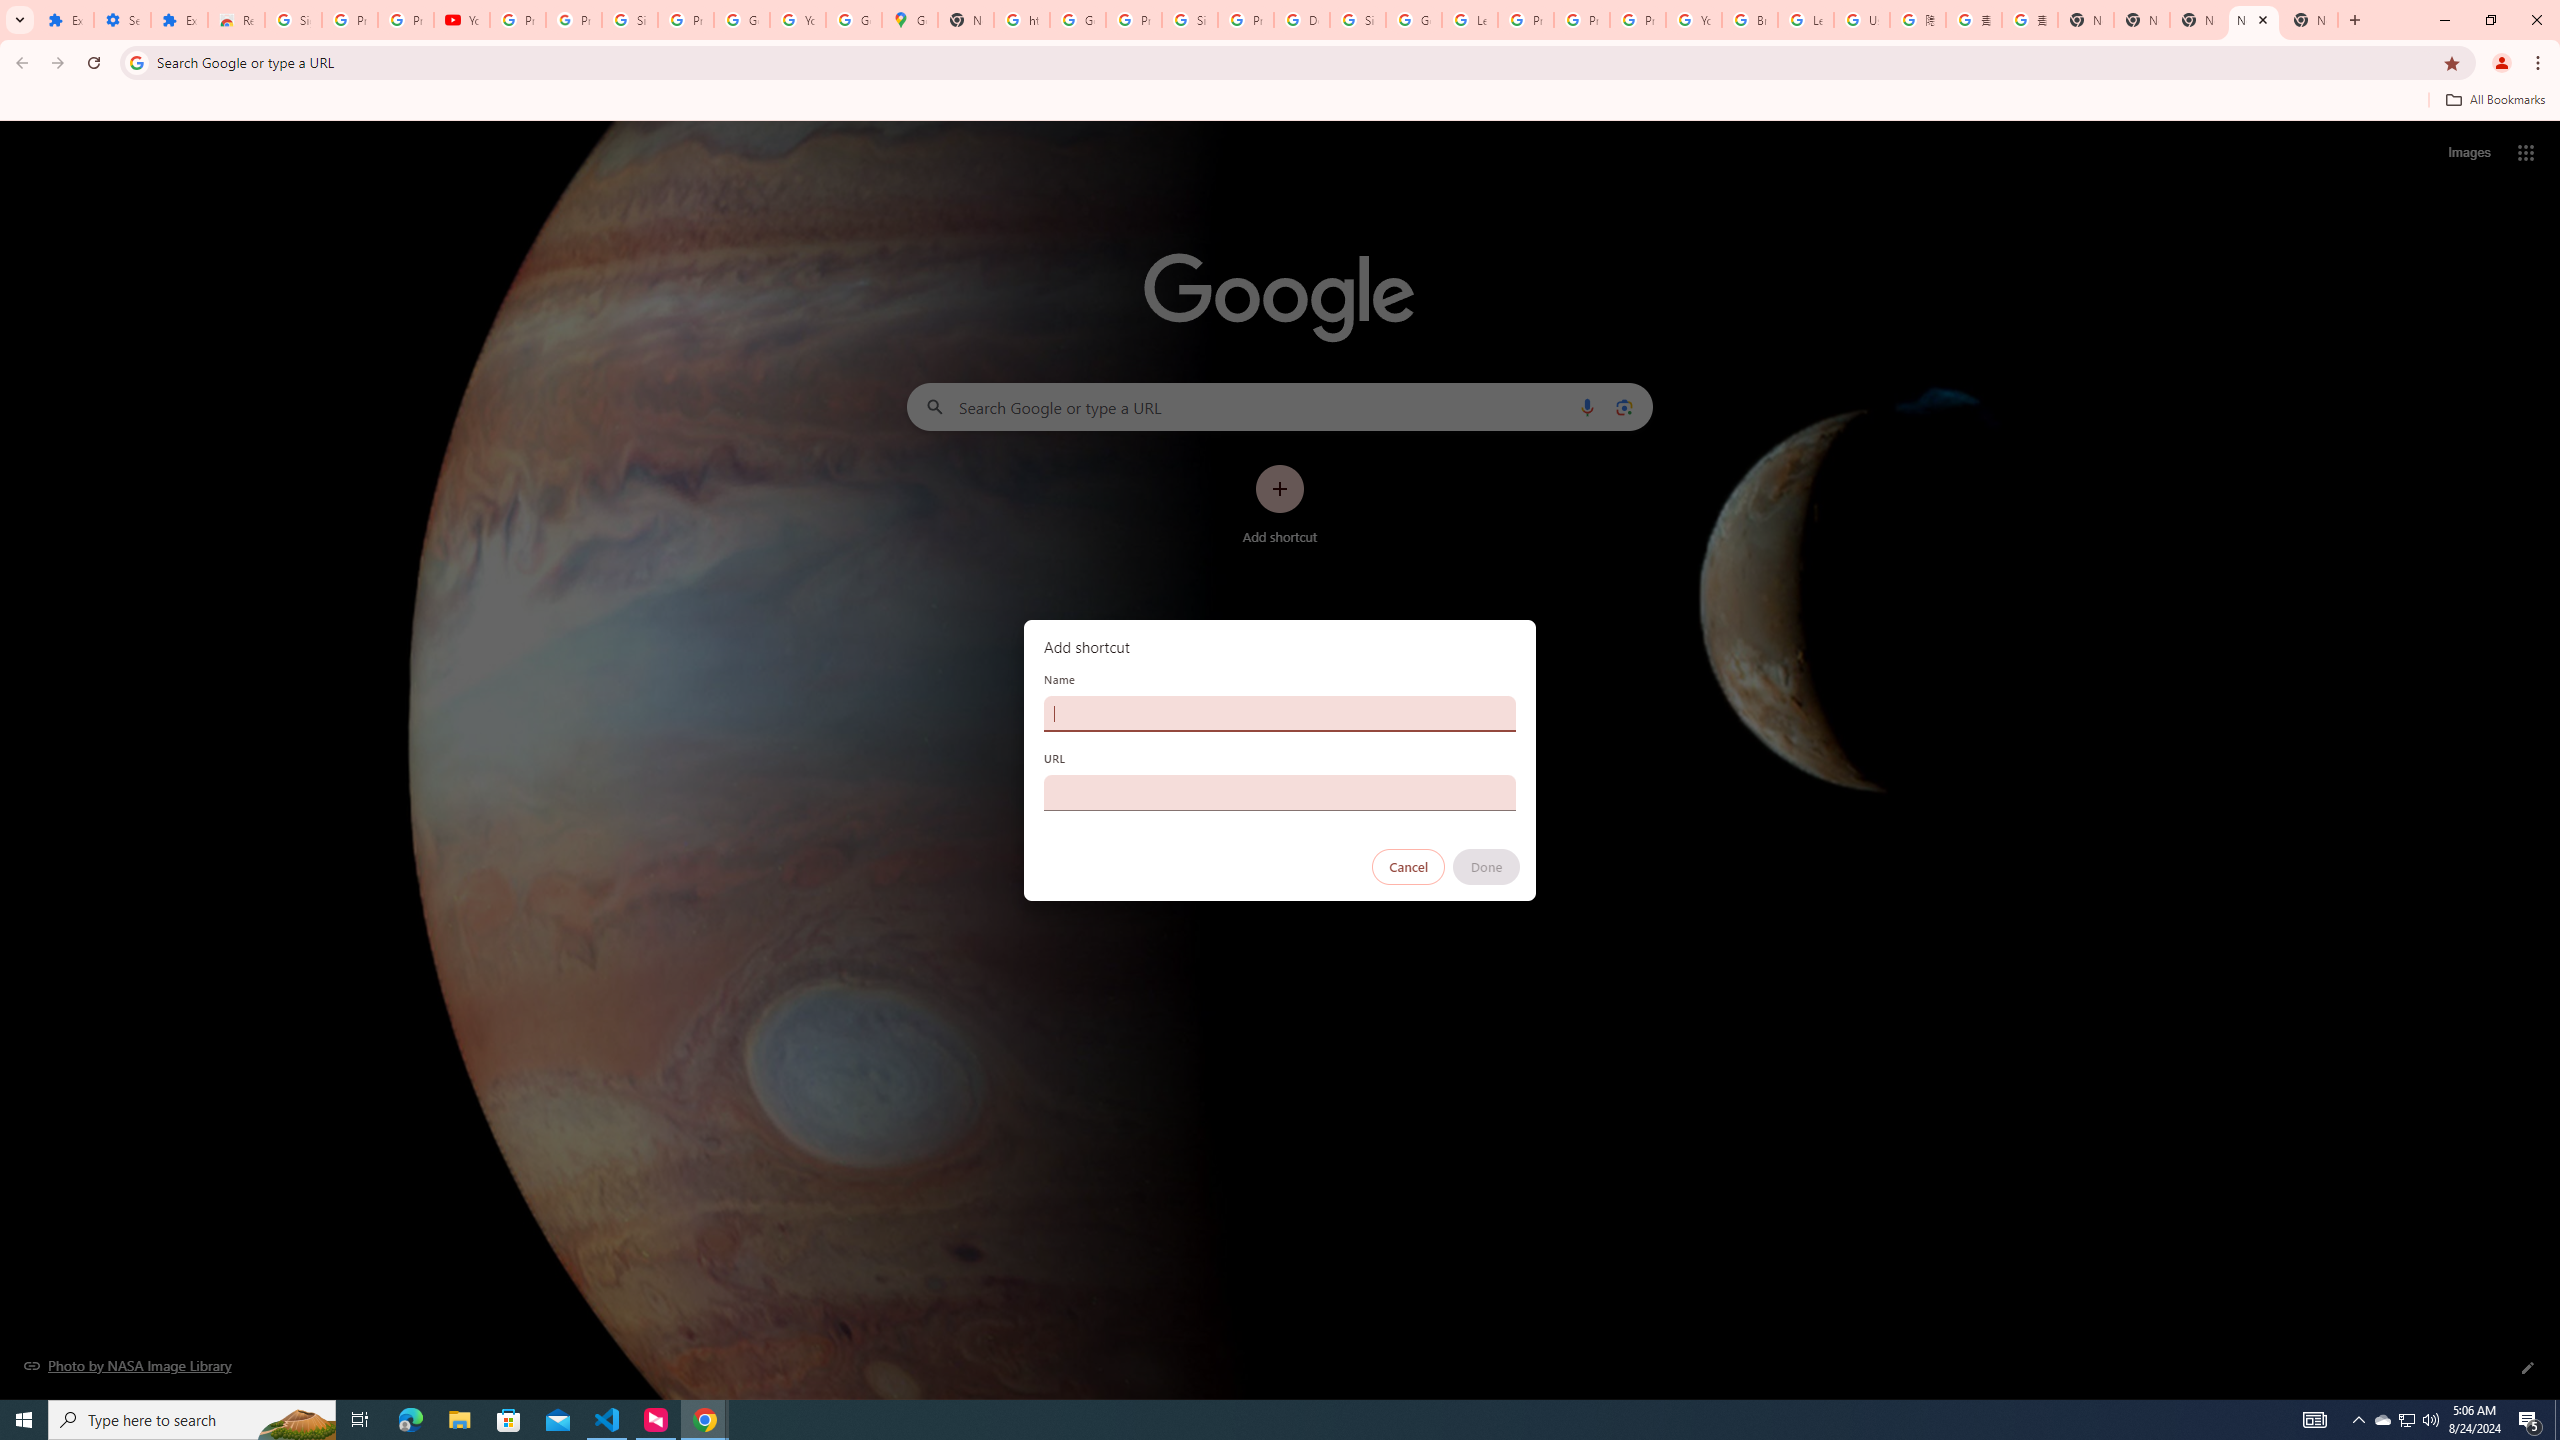  What do you see at coordinates (65, 19) in the screenshot?
I see `'Extensions'` at bounding box center [65, 19].